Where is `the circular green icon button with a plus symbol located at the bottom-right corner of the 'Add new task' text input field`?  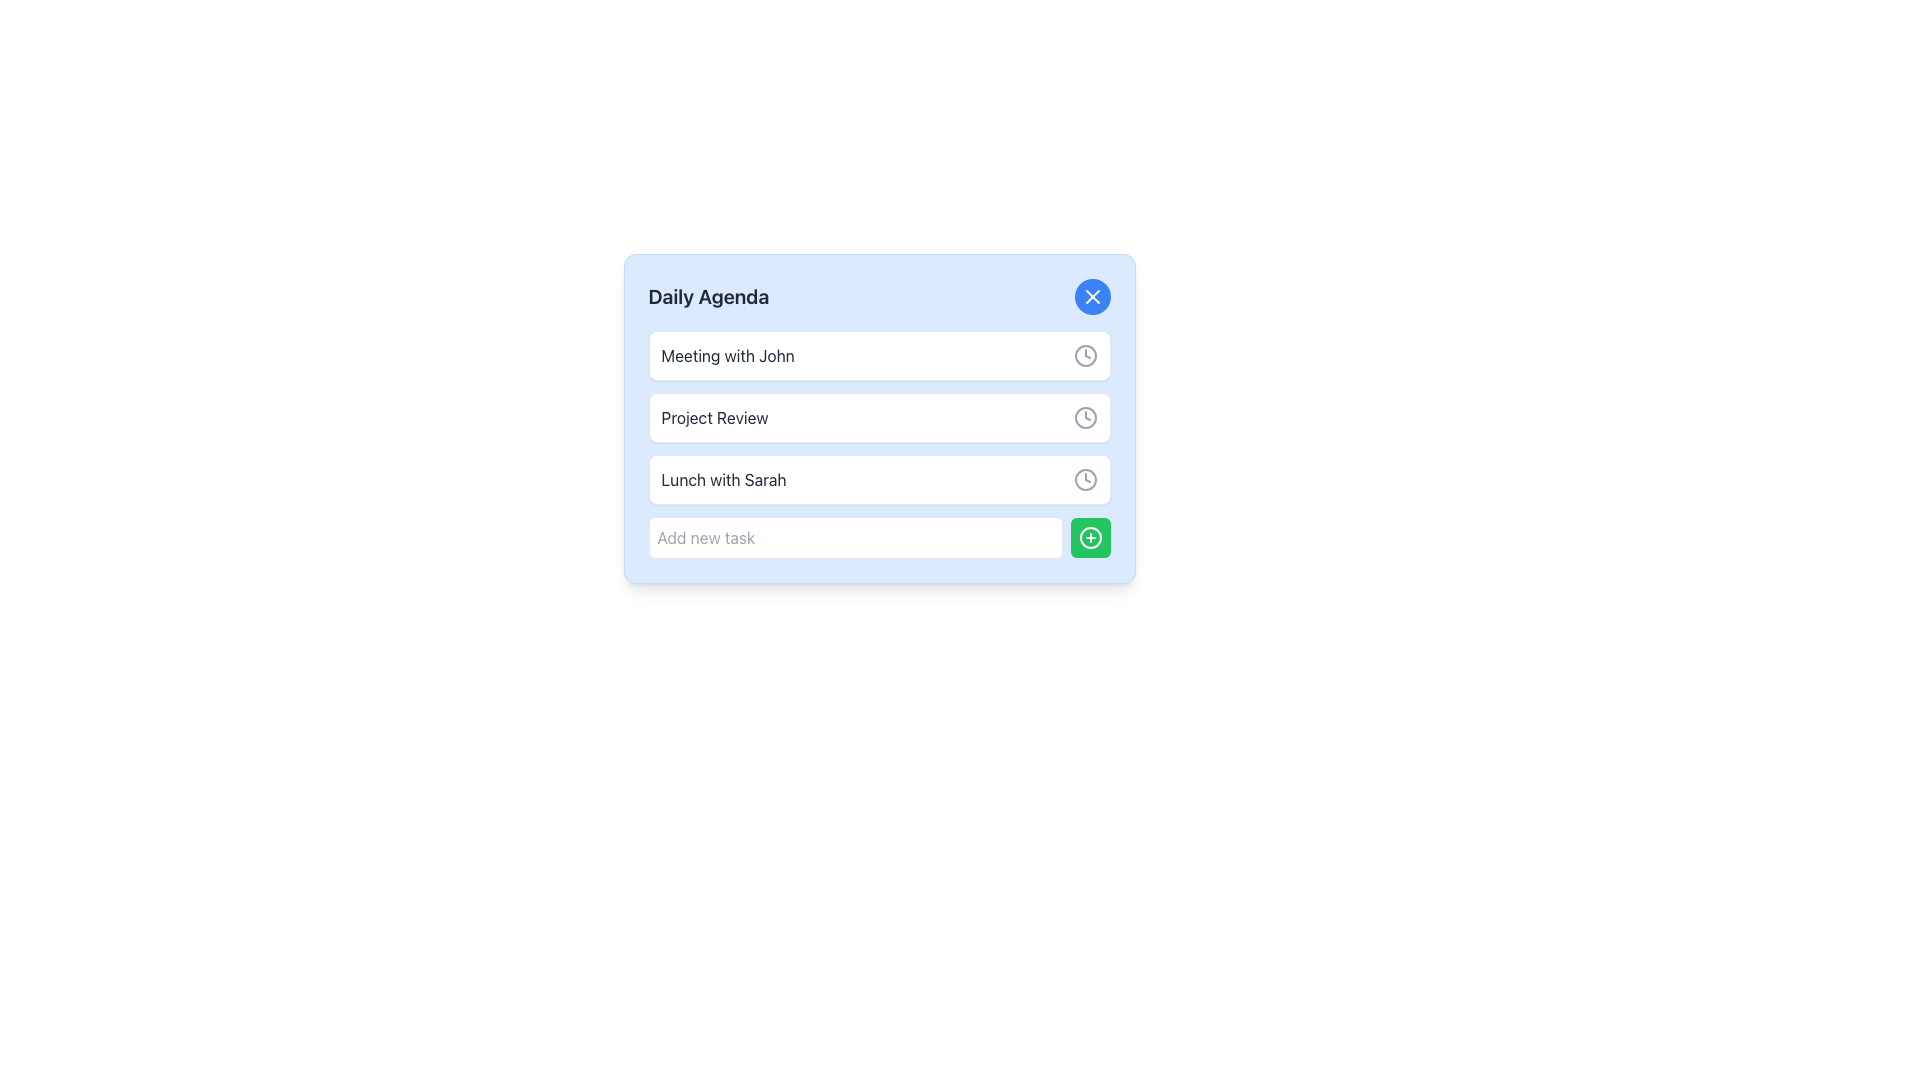
the circular green icon button with a plus symbol located at the bottom-right corner of the 'Add new task' text input field is located at coordinates (1089, 536).